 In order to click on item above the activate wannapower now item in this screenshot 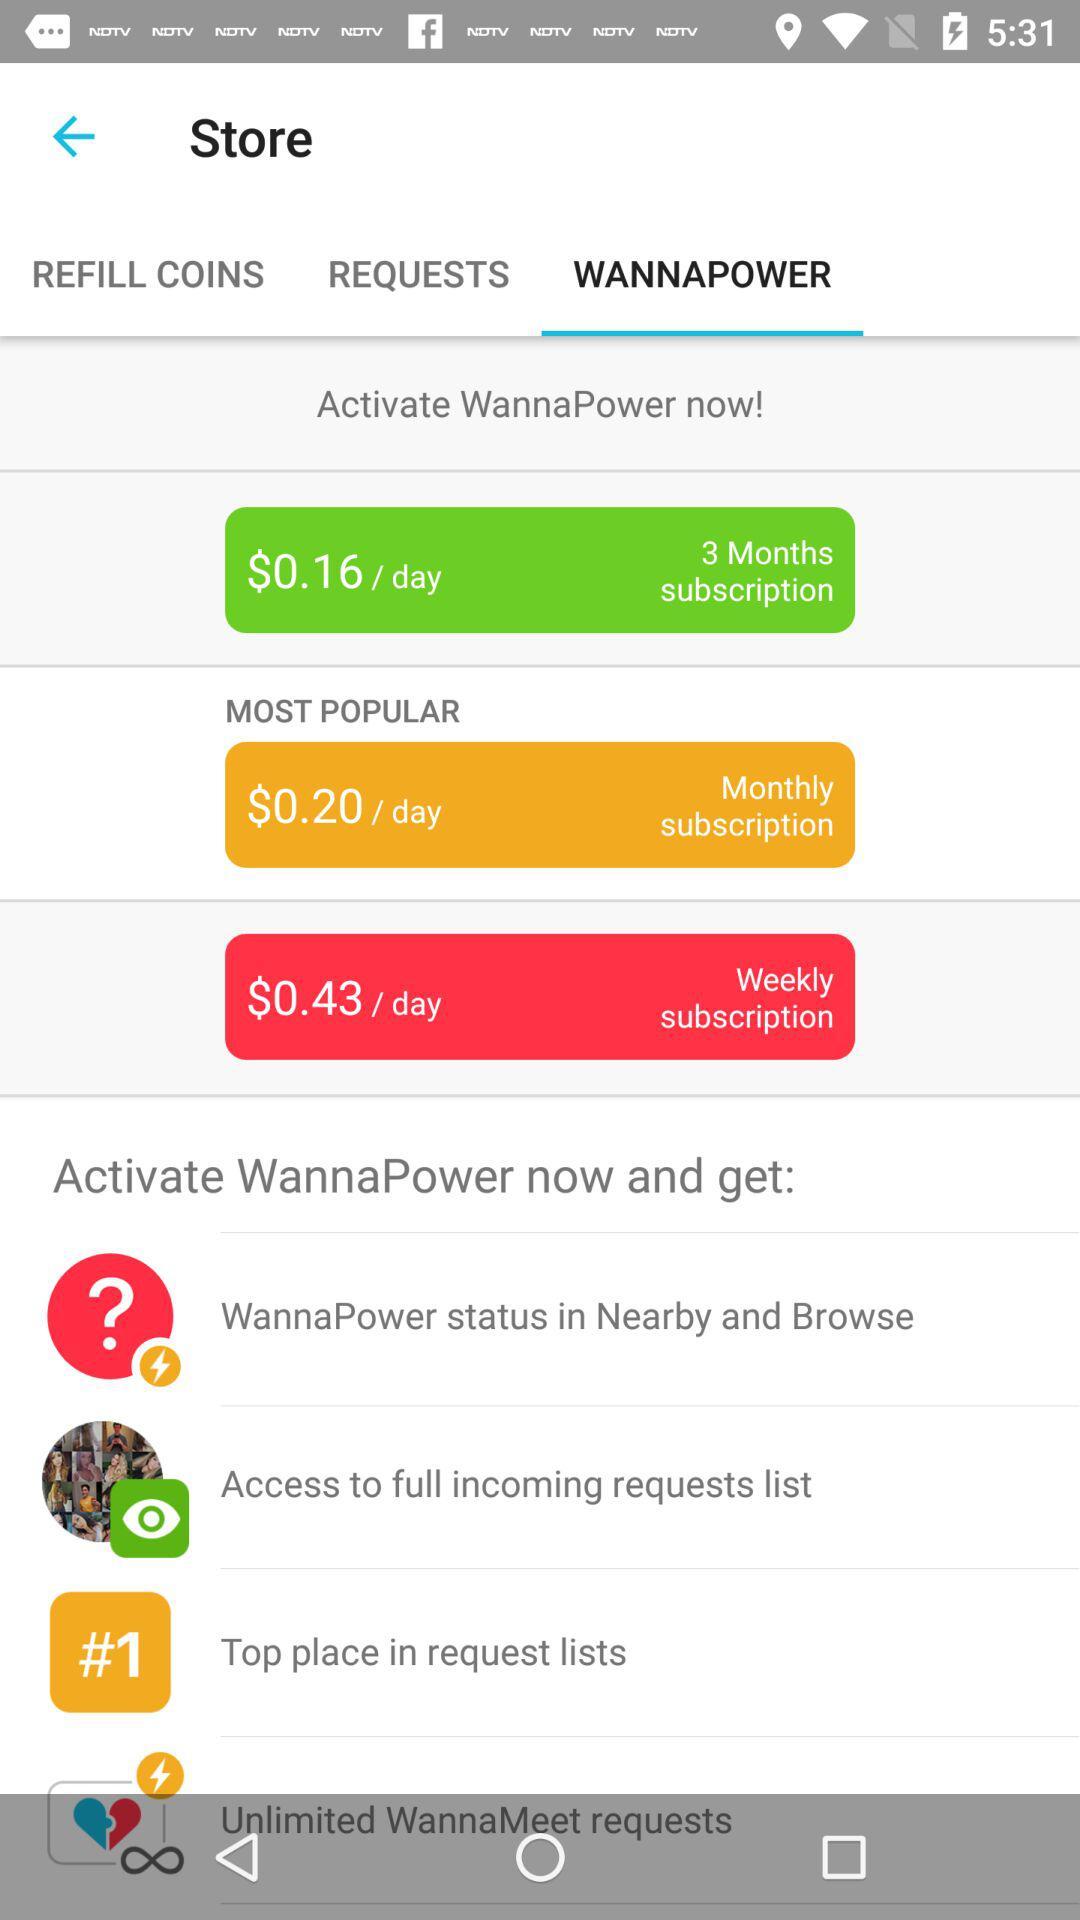, I will do `click(540, 1094)`.